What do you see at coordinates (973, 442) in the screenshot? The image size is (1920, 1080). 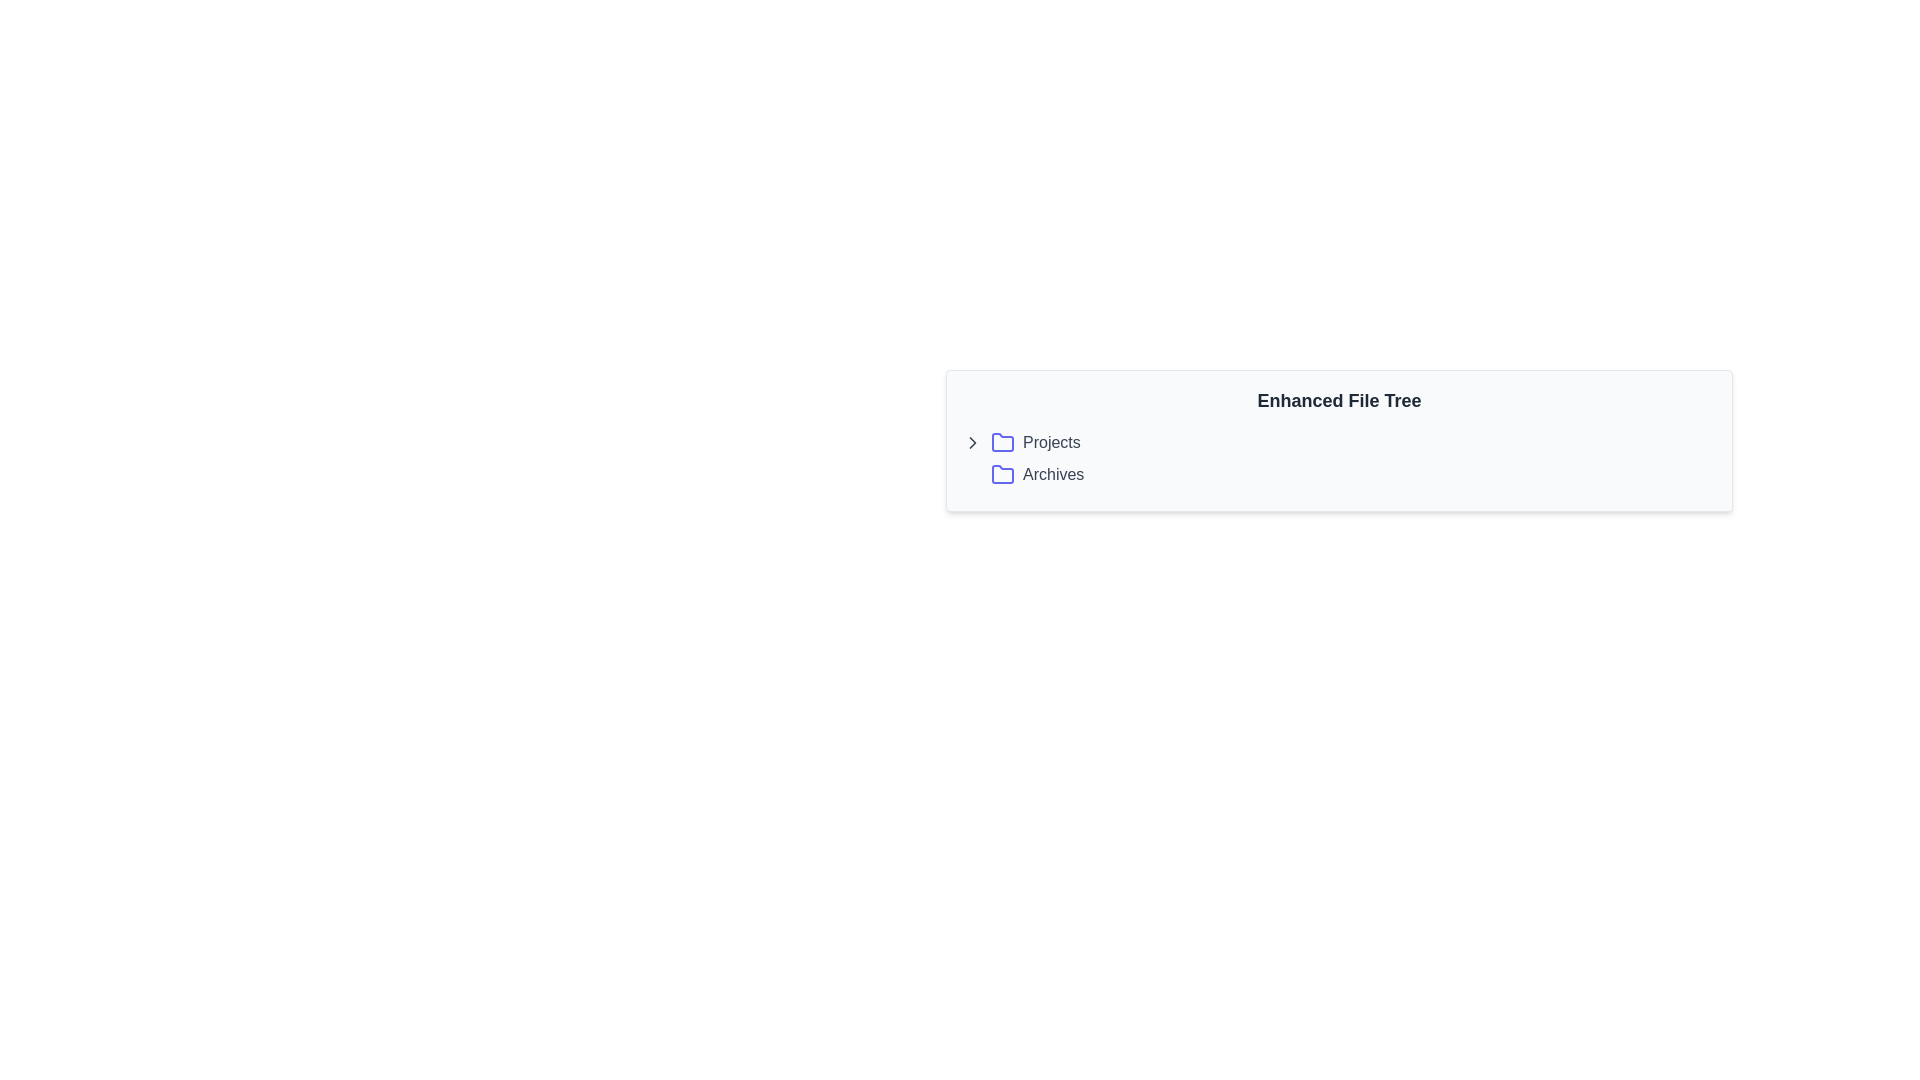 I see `the small, right-pointing chevron icon styled as a thin, black stroke within the 'Enhanced File Tree' section` at bounding box center [973, 442].